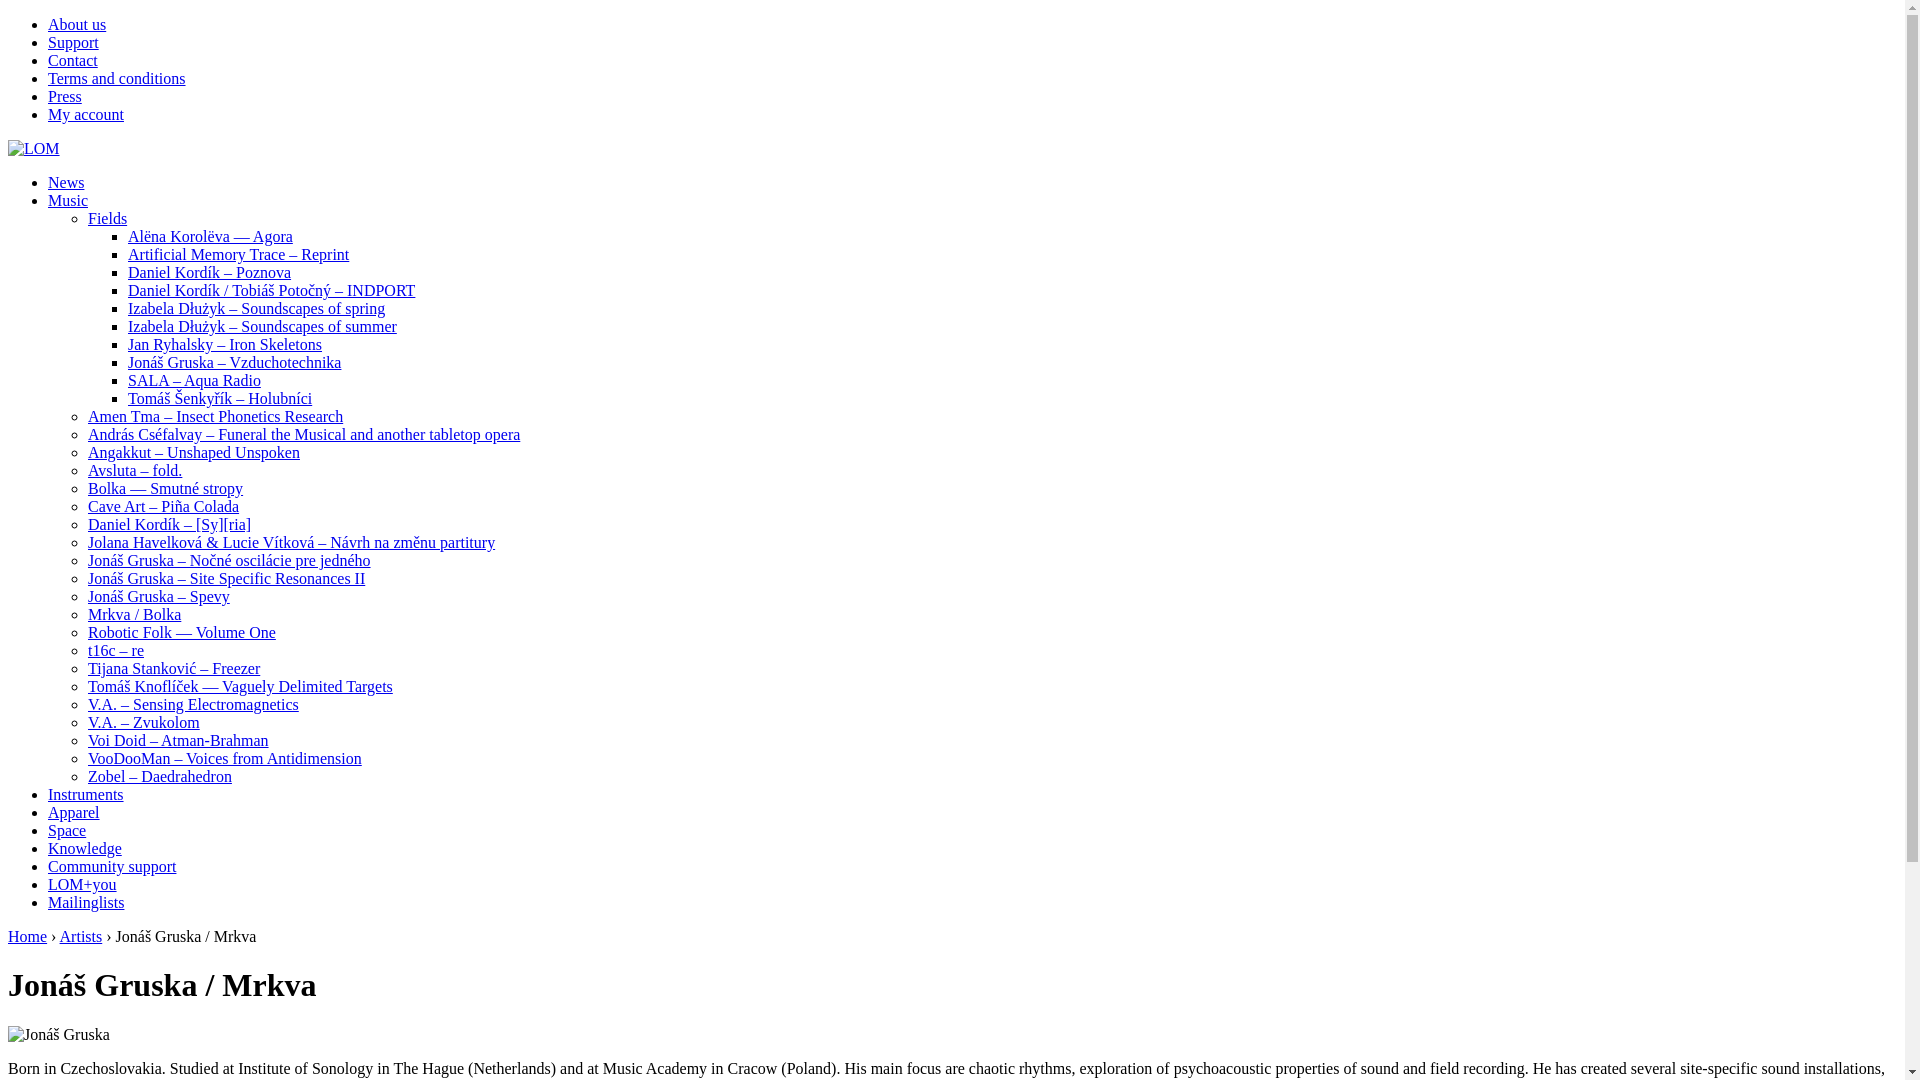 The width and height of the screenshot is (1920, 1080). Describe the element at coordinates (48, 830) in the screenshot. I see `'Space'` at that location.